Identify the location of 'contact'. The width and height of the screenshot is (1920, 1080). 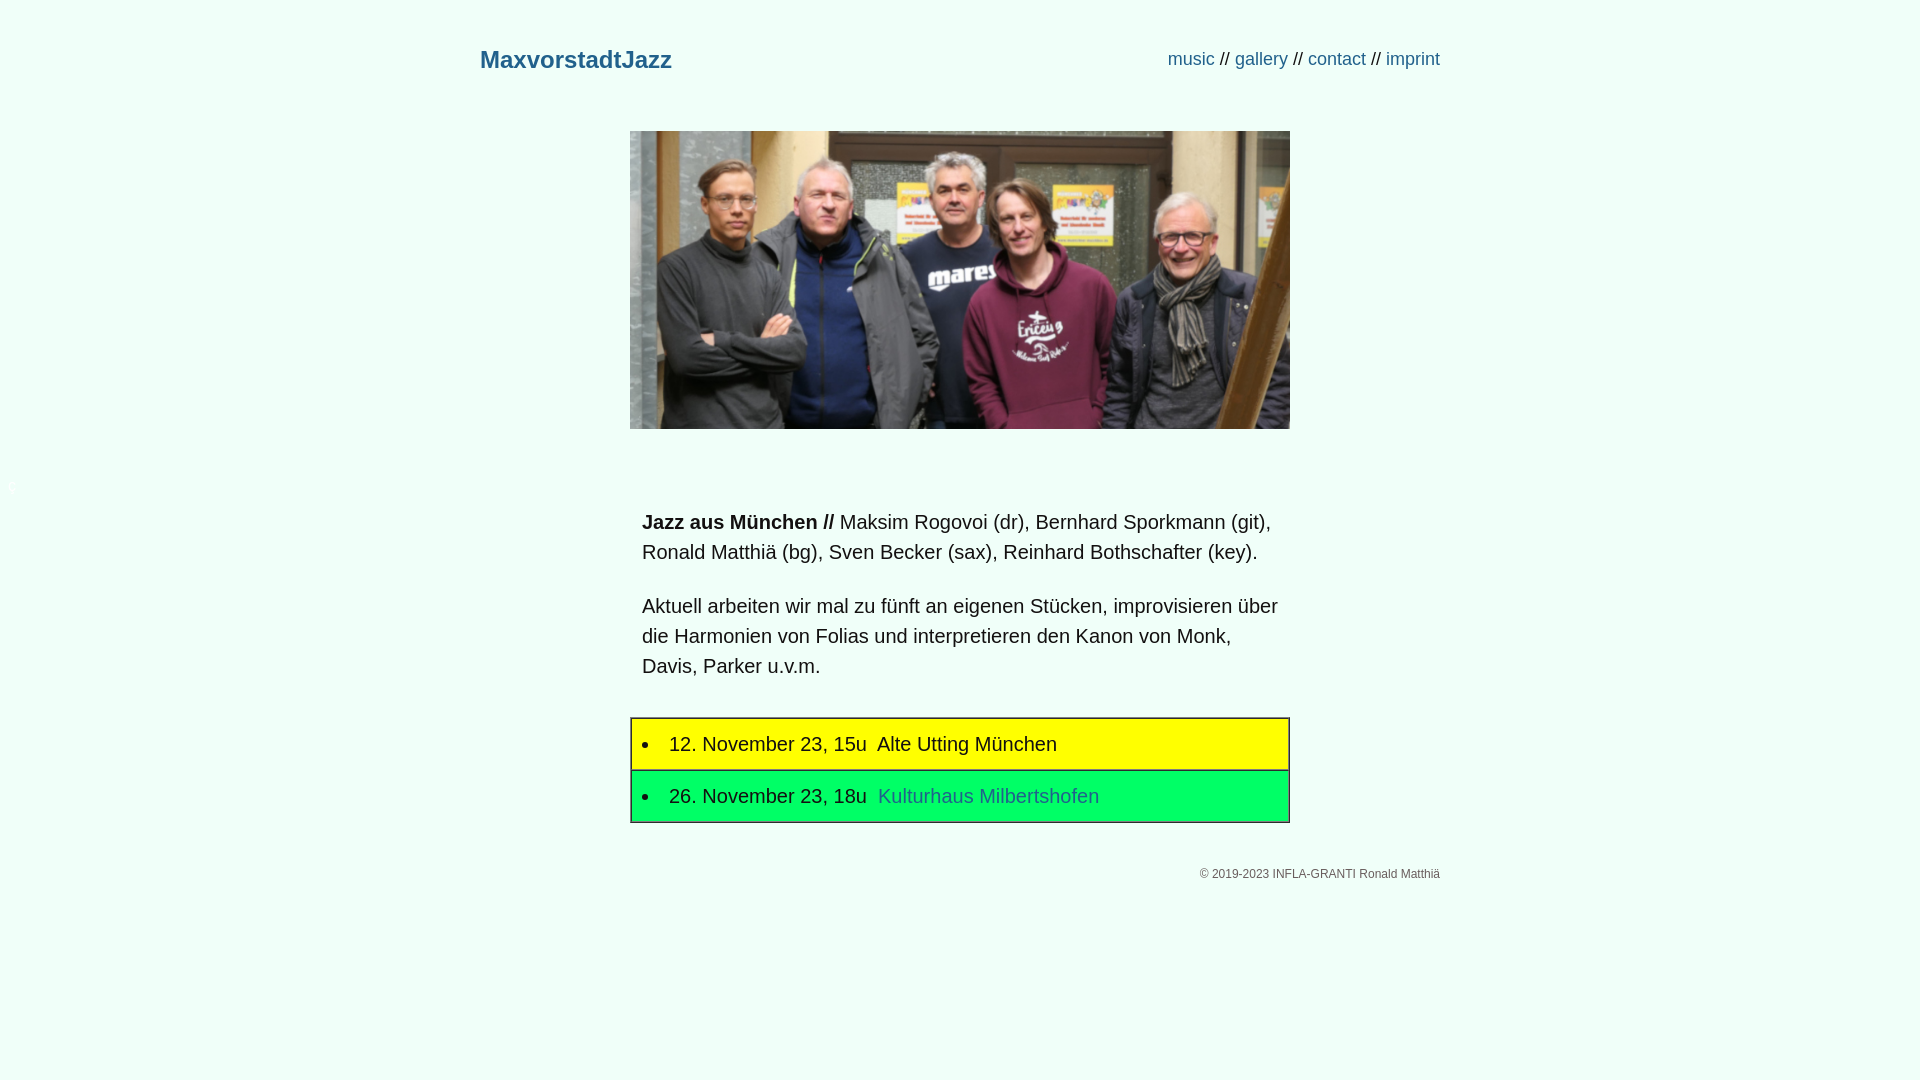
(1337, 57).